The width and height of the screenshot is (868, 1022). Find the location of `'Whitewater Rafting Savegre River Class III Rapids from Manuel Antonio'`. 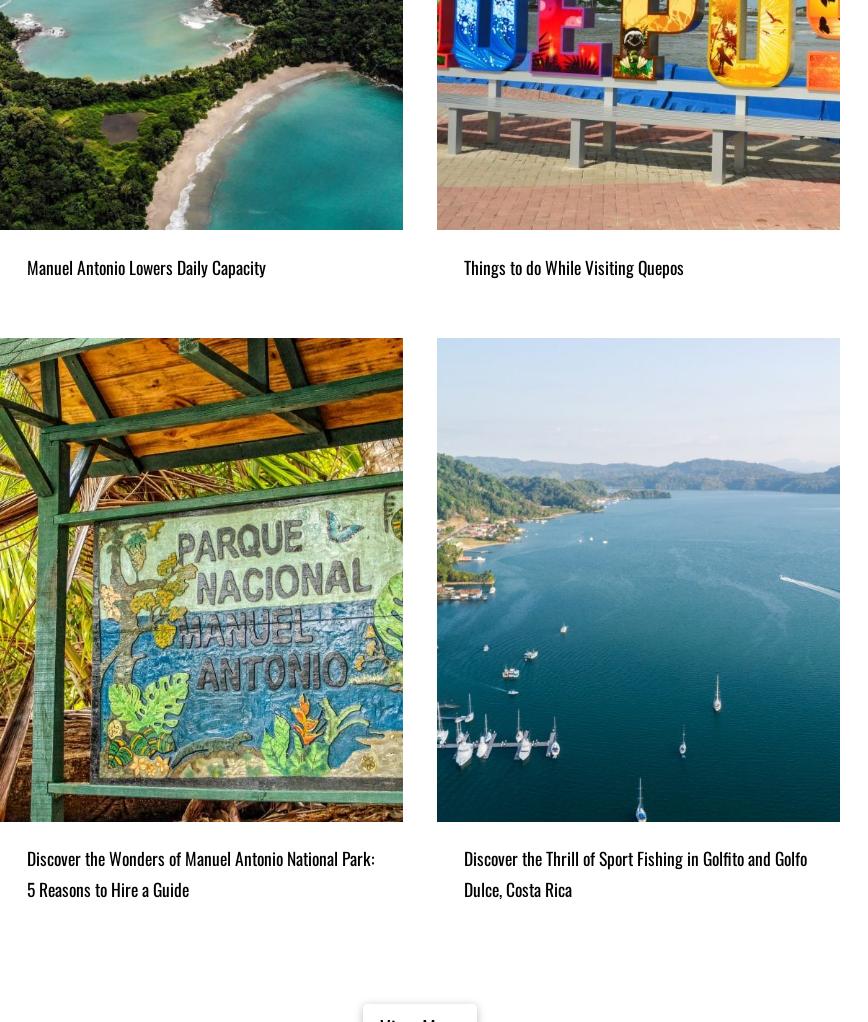

'Whitewater Rafting Savegre River Class III Rapids from Manuel Antonio' is located at coordinates (149, 614).